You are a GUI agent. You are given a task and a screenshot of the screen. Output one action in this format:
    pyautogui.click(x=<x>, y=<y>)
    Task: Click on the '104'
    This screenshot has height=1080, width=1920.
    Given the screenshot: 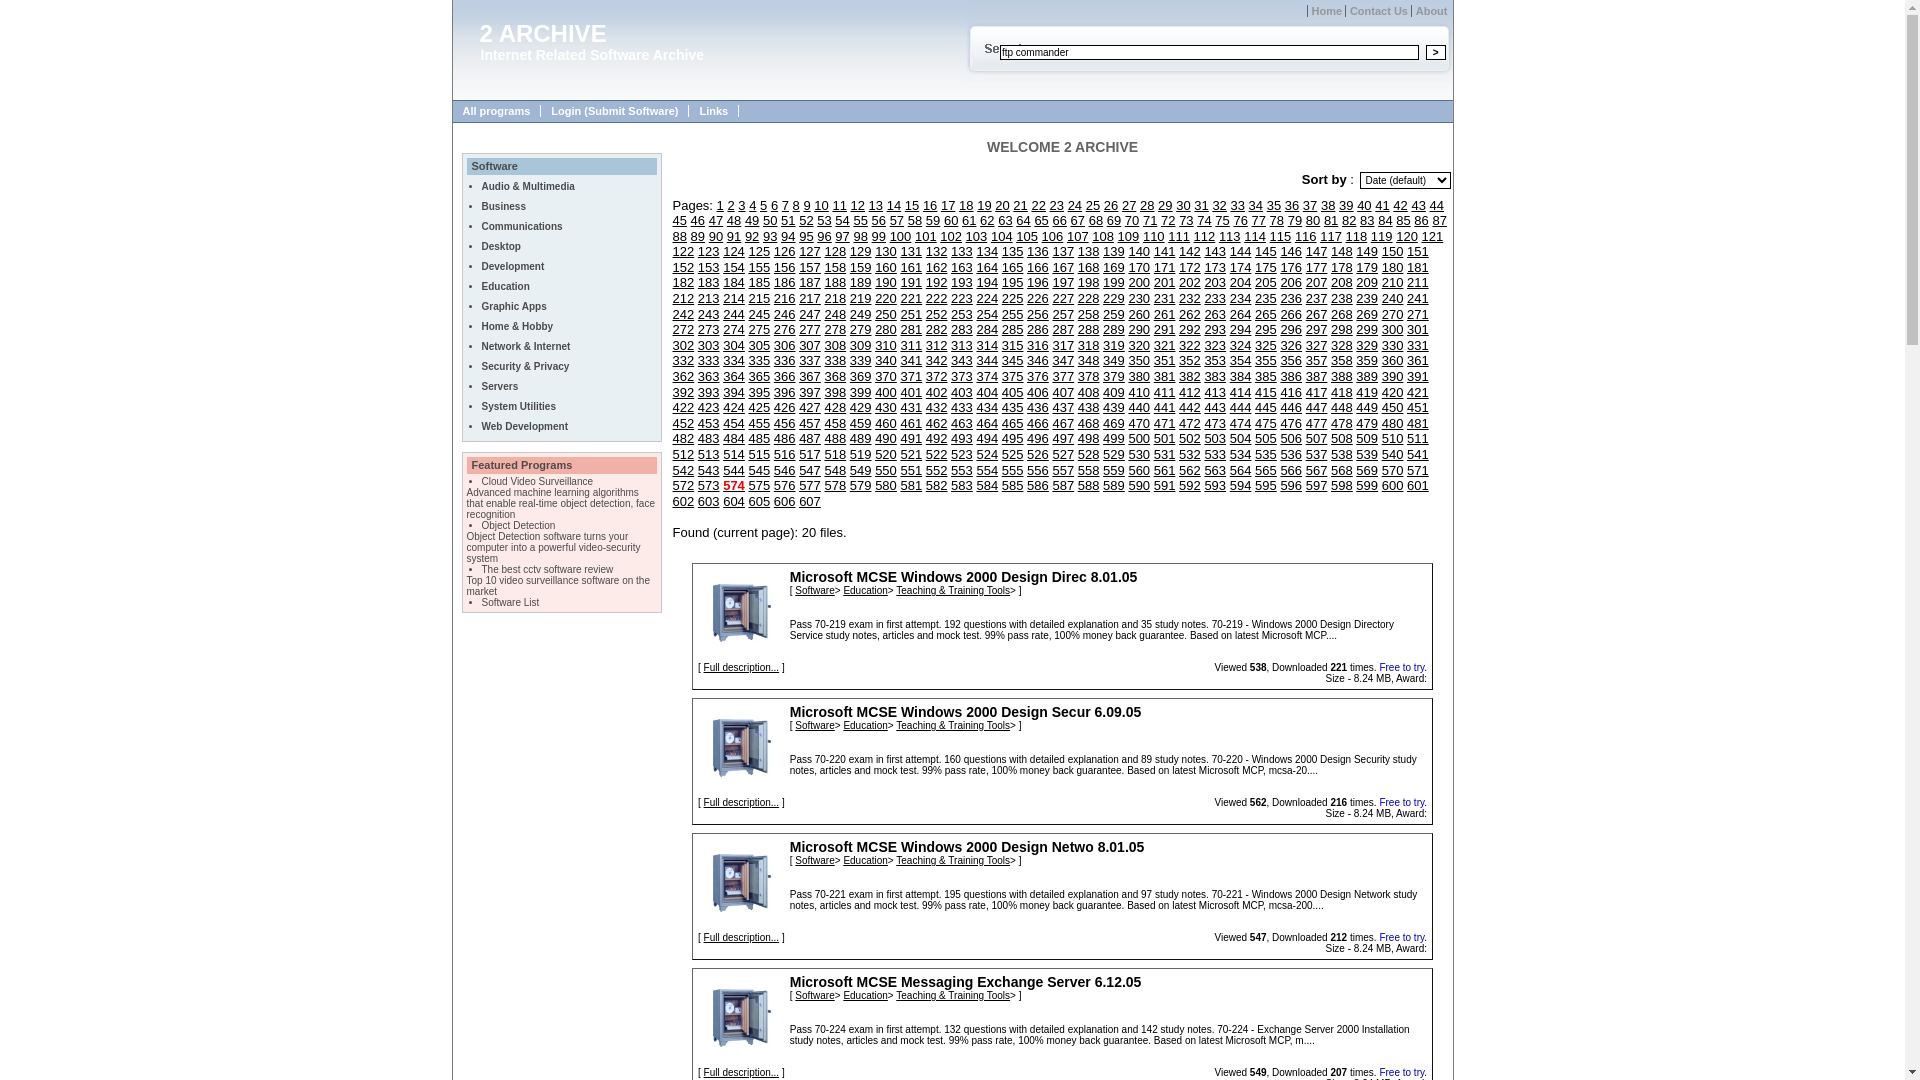 What is the action you would take?
    pyautogui.click(x=1002, y=235)
    